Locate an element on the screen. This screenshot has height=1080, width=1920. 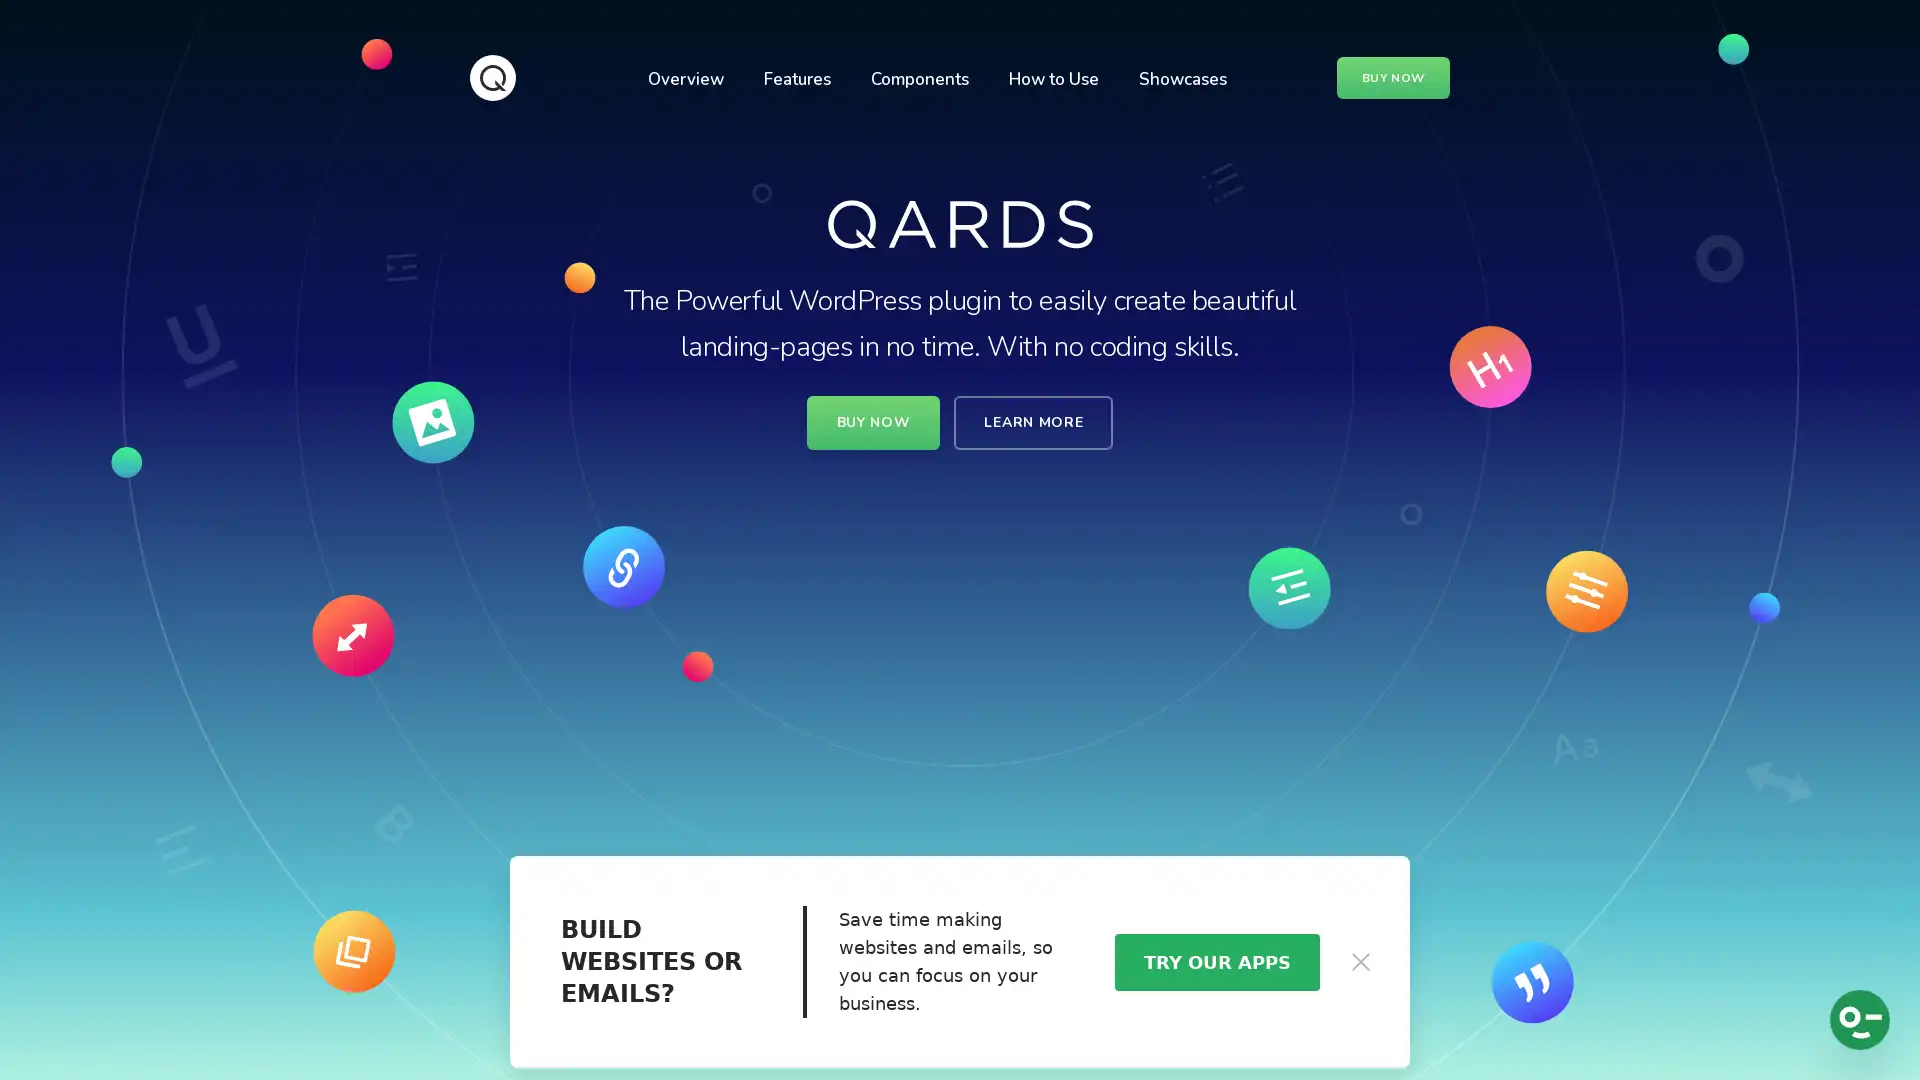
TRY OUR APPS is located at coordinates (1215, 960).